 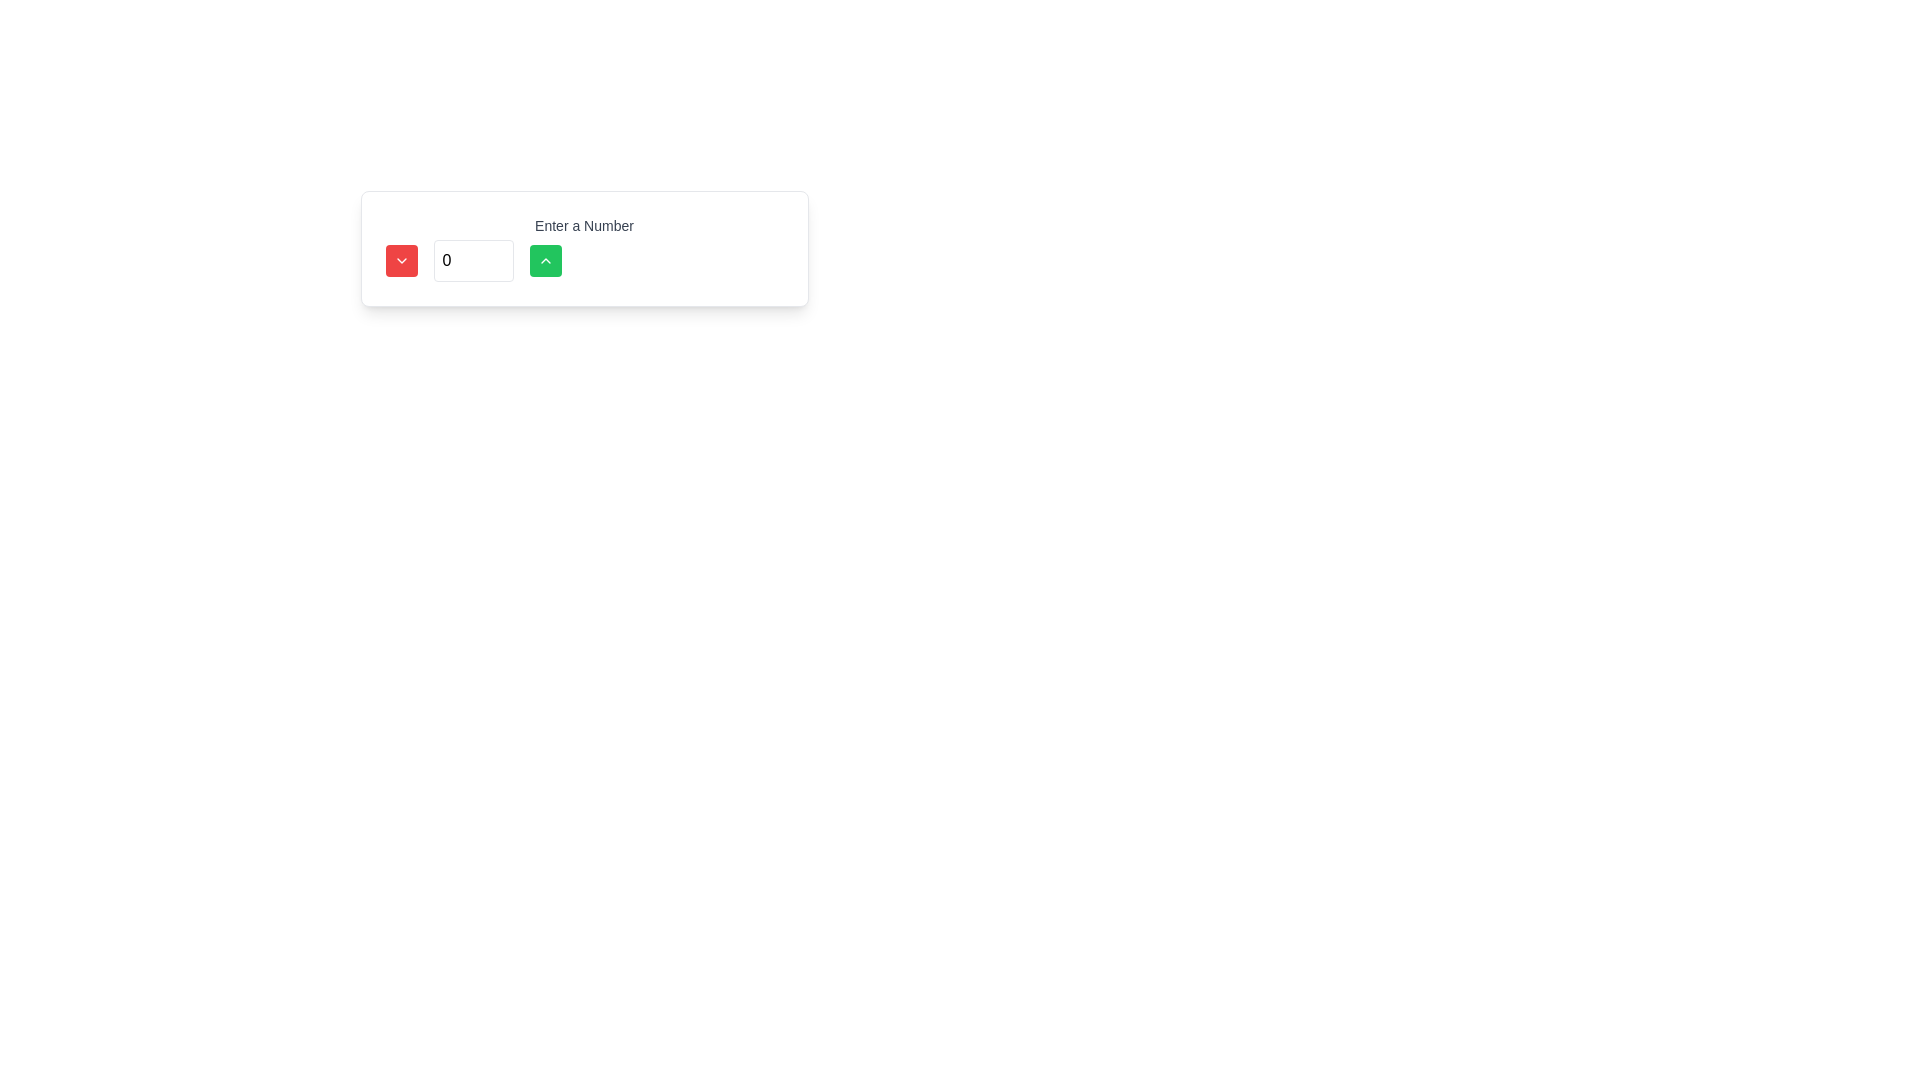 What do you see at coordinates (545, 260) in the screenshot?
I see `the vibrant green square button with rounded corners and a white upward-pointing chevron icon to increment the numeric value` at bounding box center [545, 260].